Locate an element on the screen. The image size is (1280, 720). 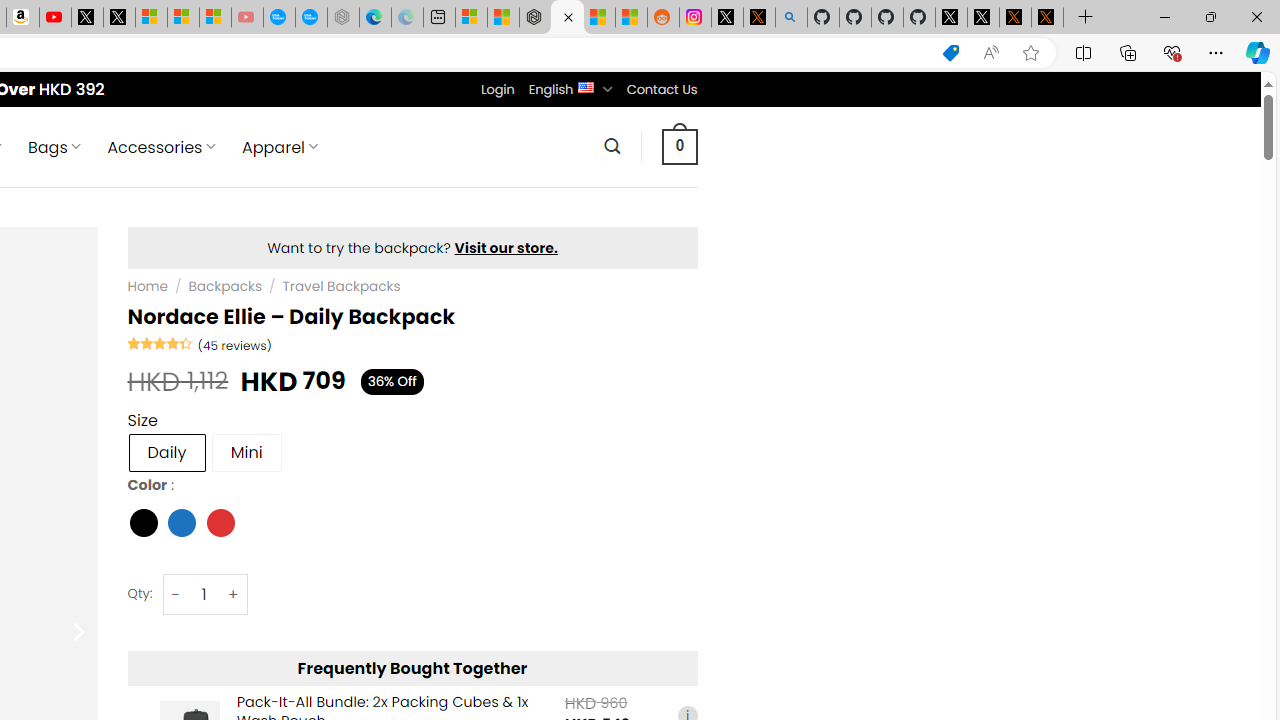
'Visit our store.' is located at coordinates (506, 247).